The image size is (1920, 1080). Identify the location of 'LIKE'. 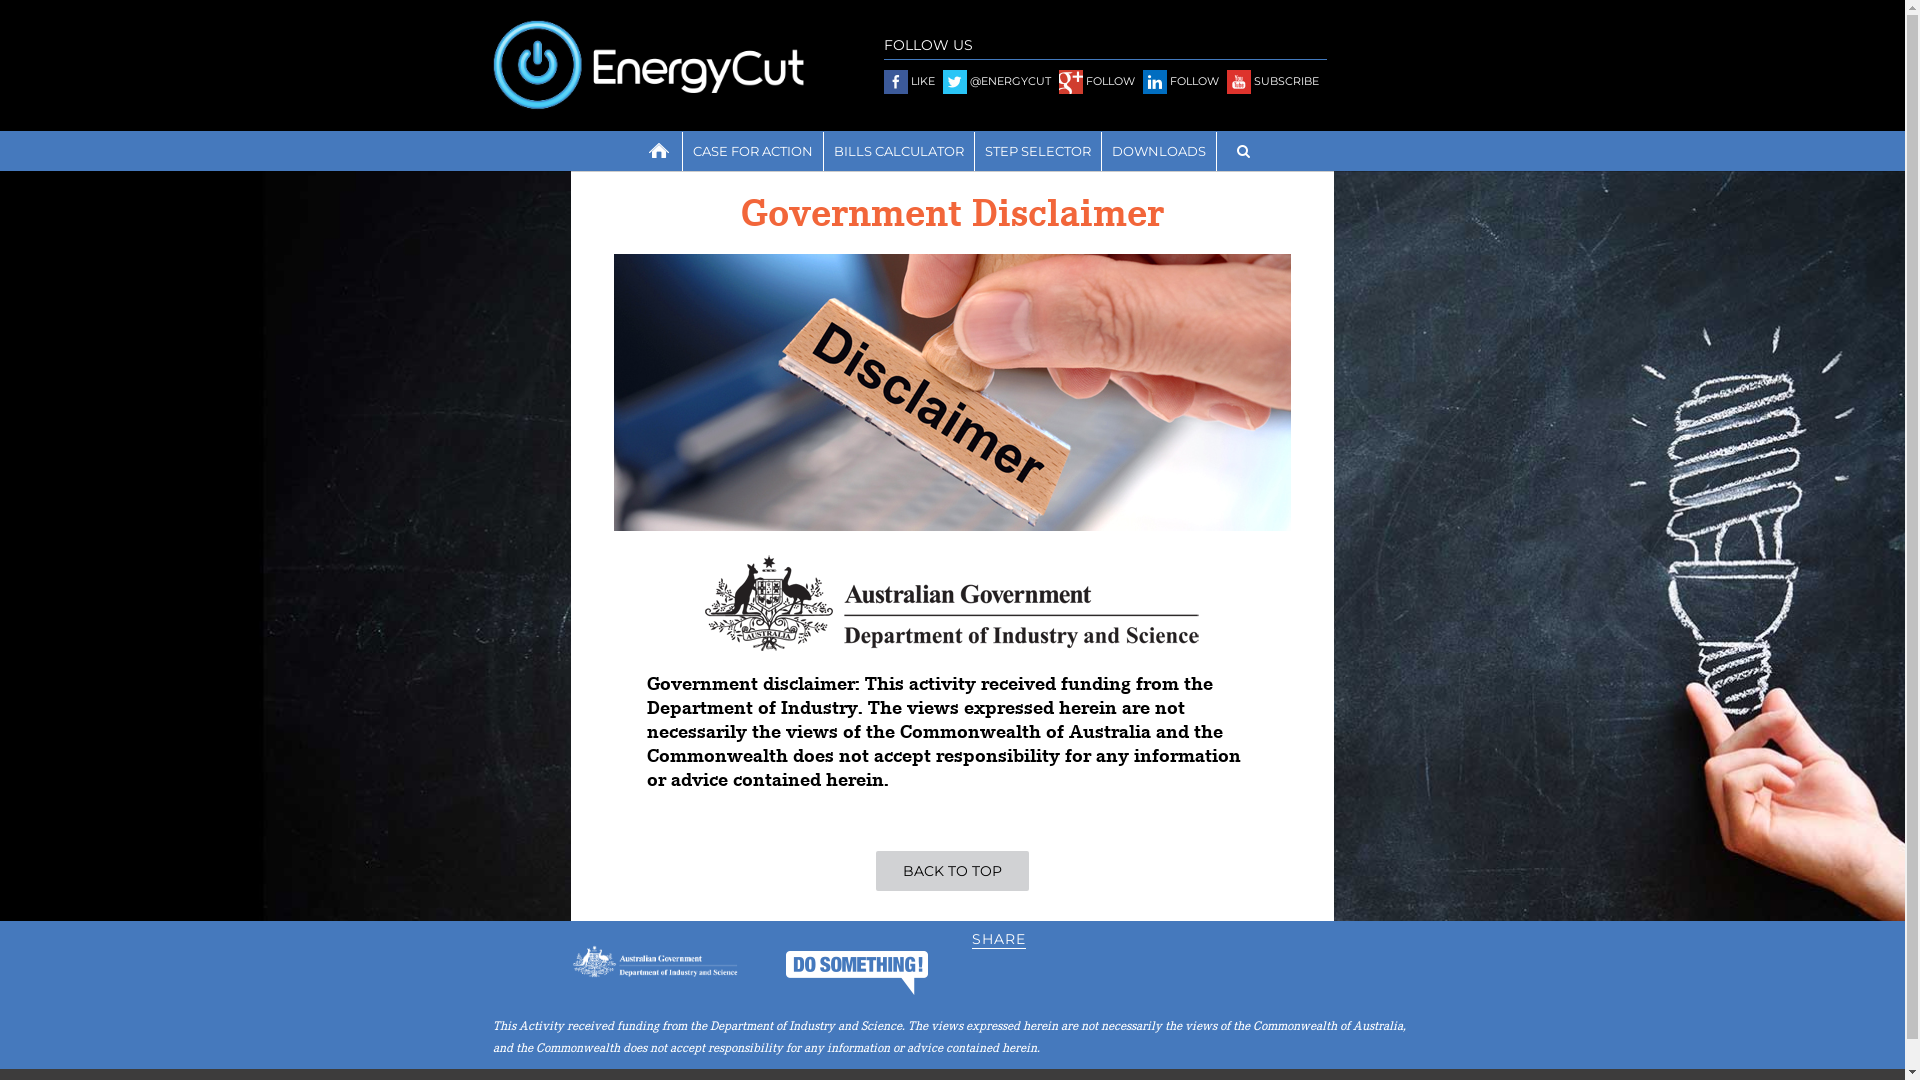
(908, 80).